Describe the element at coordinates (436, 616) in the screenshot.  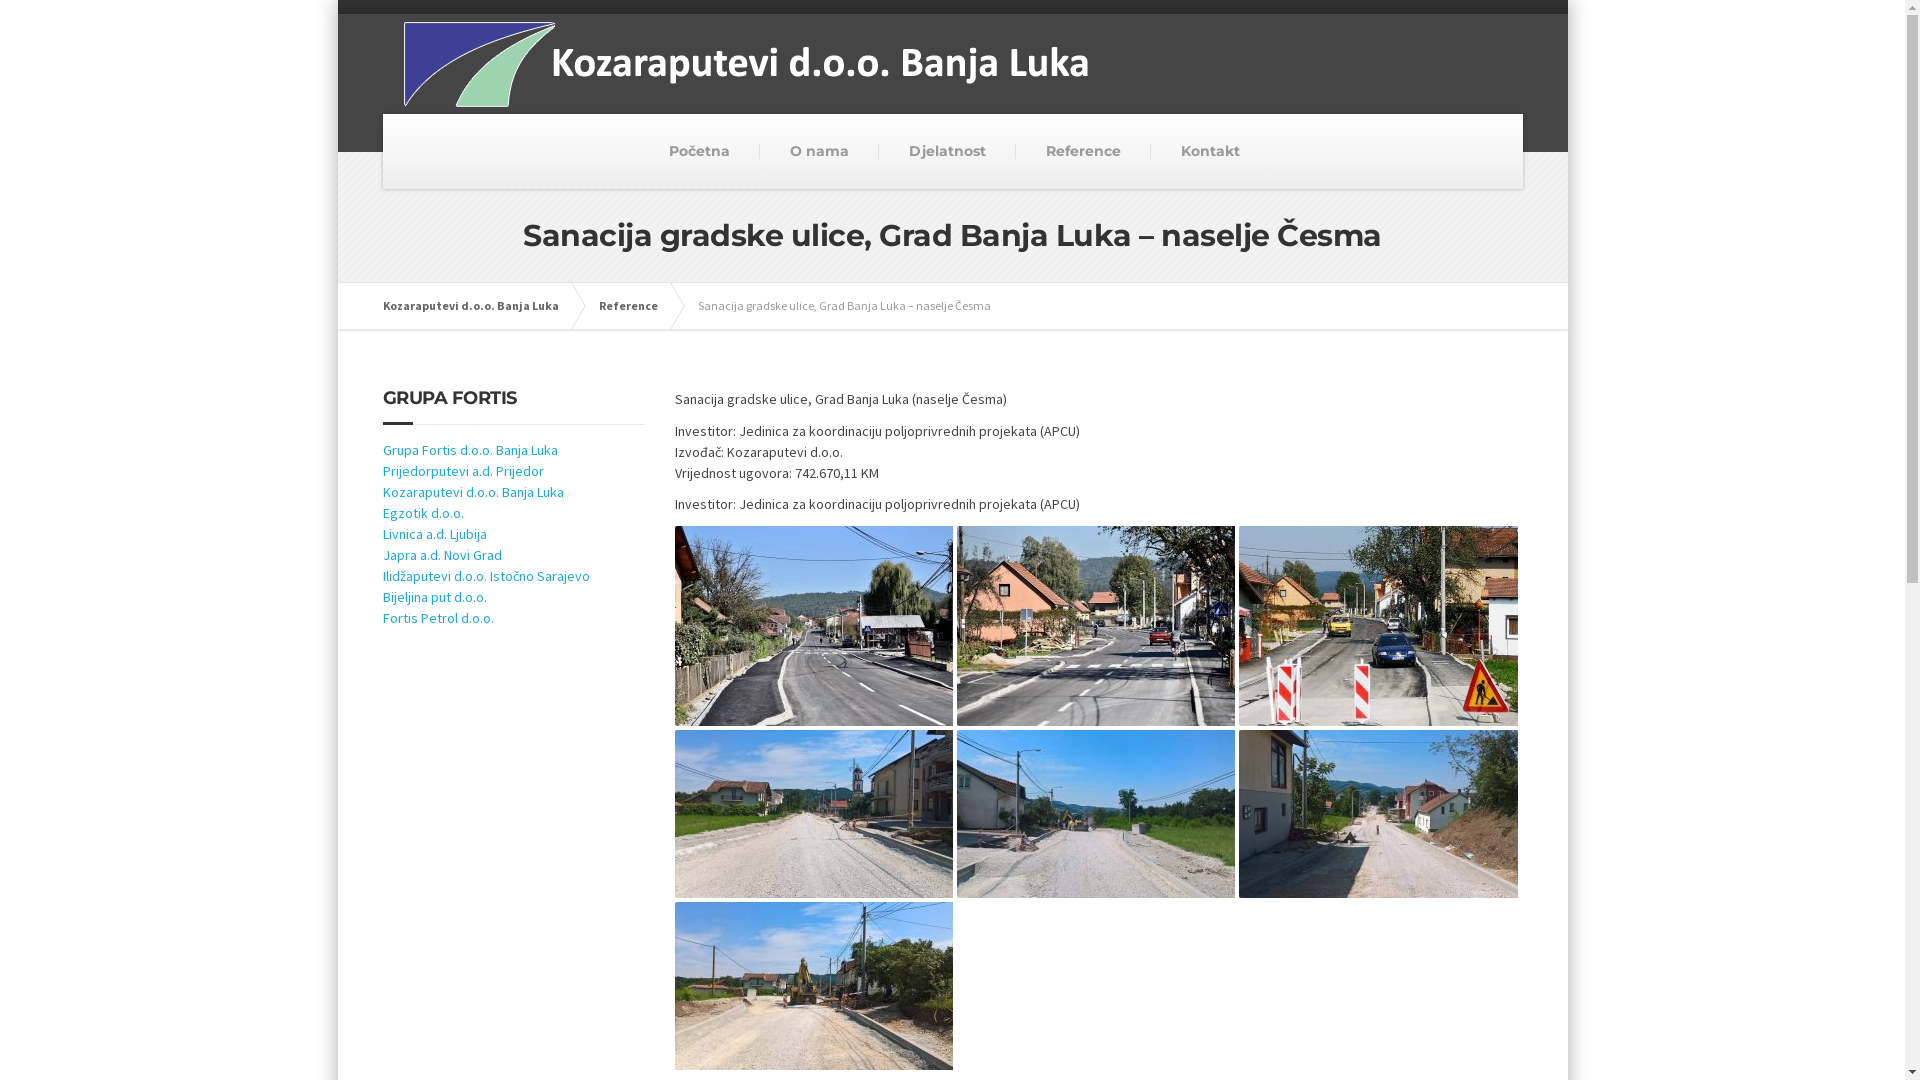
I see `'Fortis Petrol d.o.o.'` at that location.